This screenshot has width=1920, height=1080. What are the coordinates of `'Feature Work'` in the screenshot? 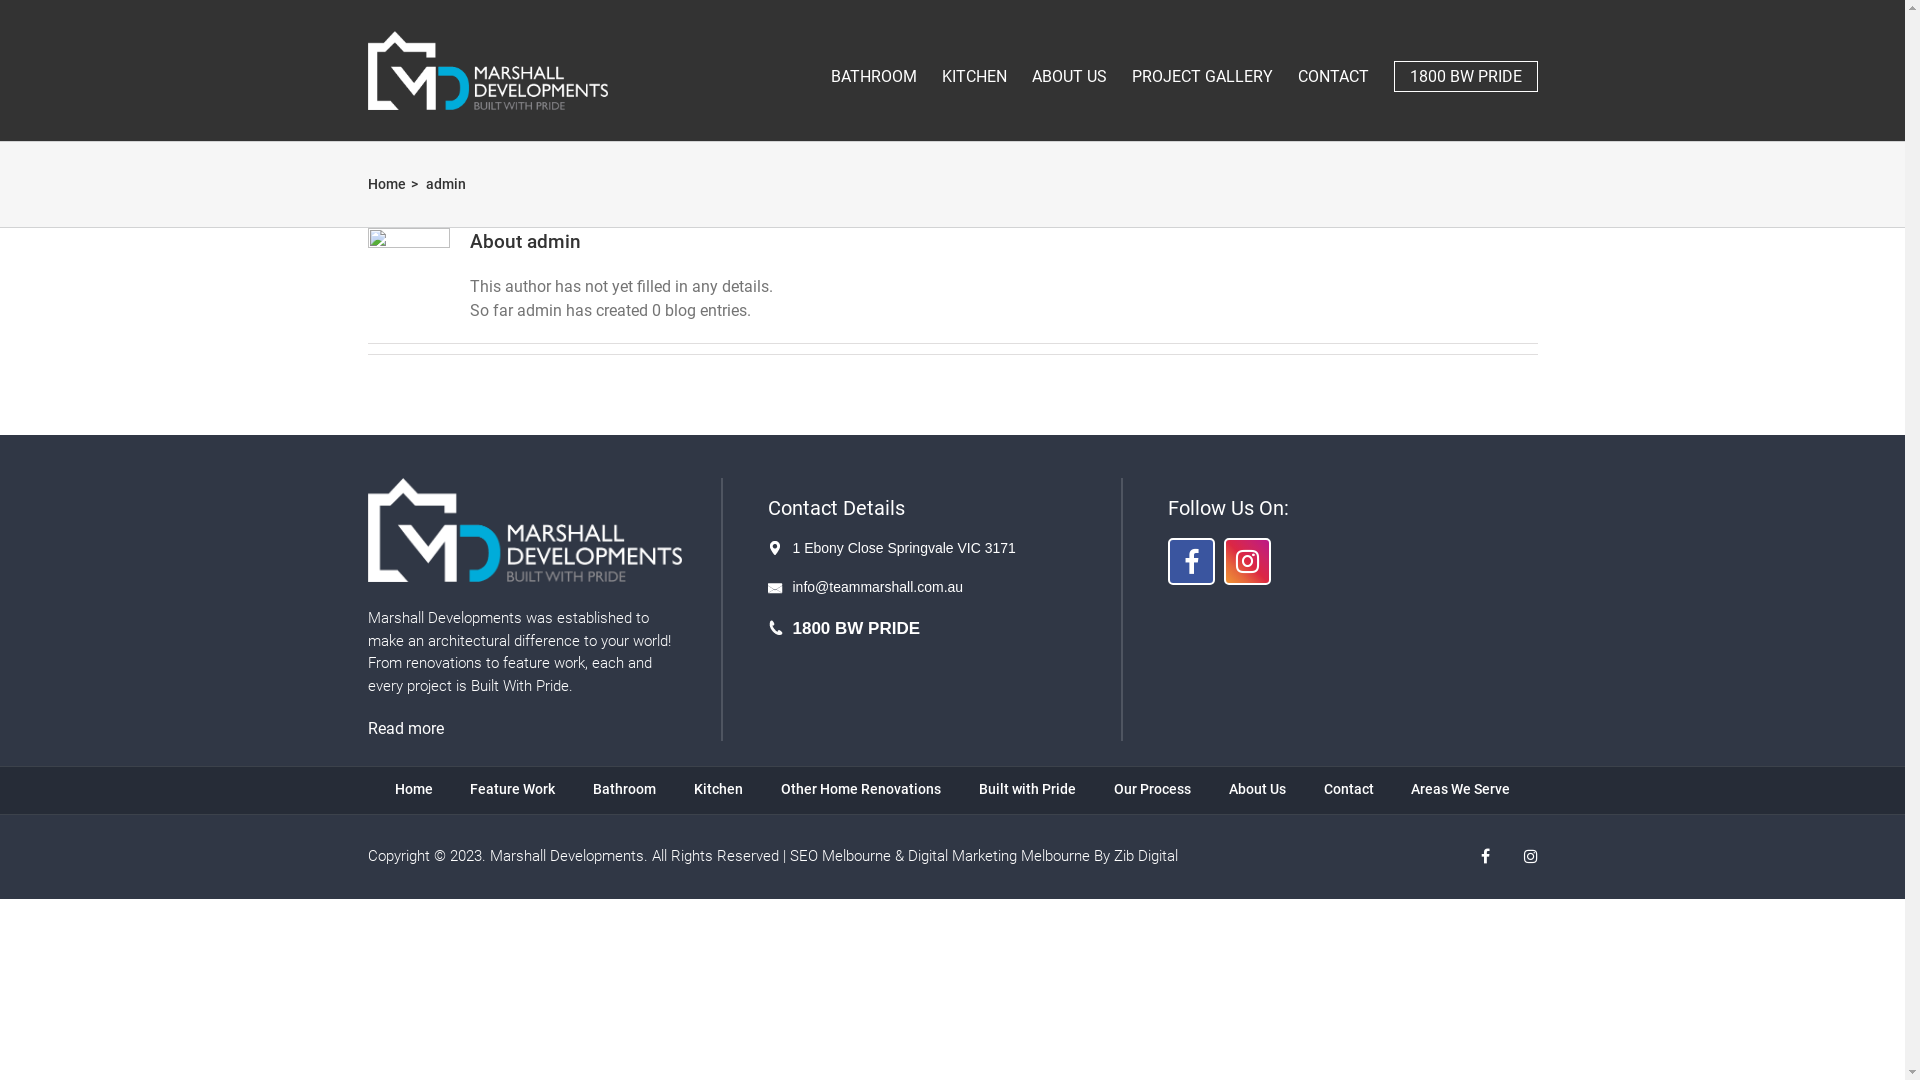 It's located at (512, 788).